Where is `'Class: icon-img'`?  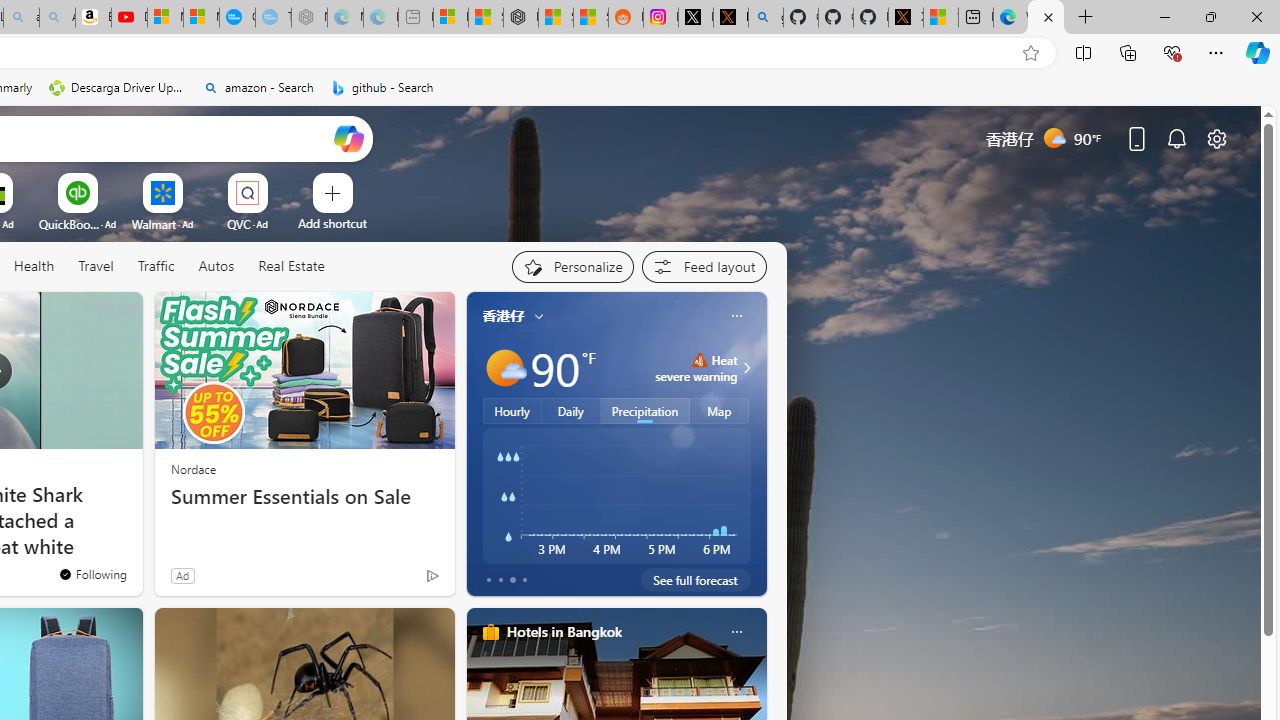 'Class: icon-img' is located at coordinates (735, 632).